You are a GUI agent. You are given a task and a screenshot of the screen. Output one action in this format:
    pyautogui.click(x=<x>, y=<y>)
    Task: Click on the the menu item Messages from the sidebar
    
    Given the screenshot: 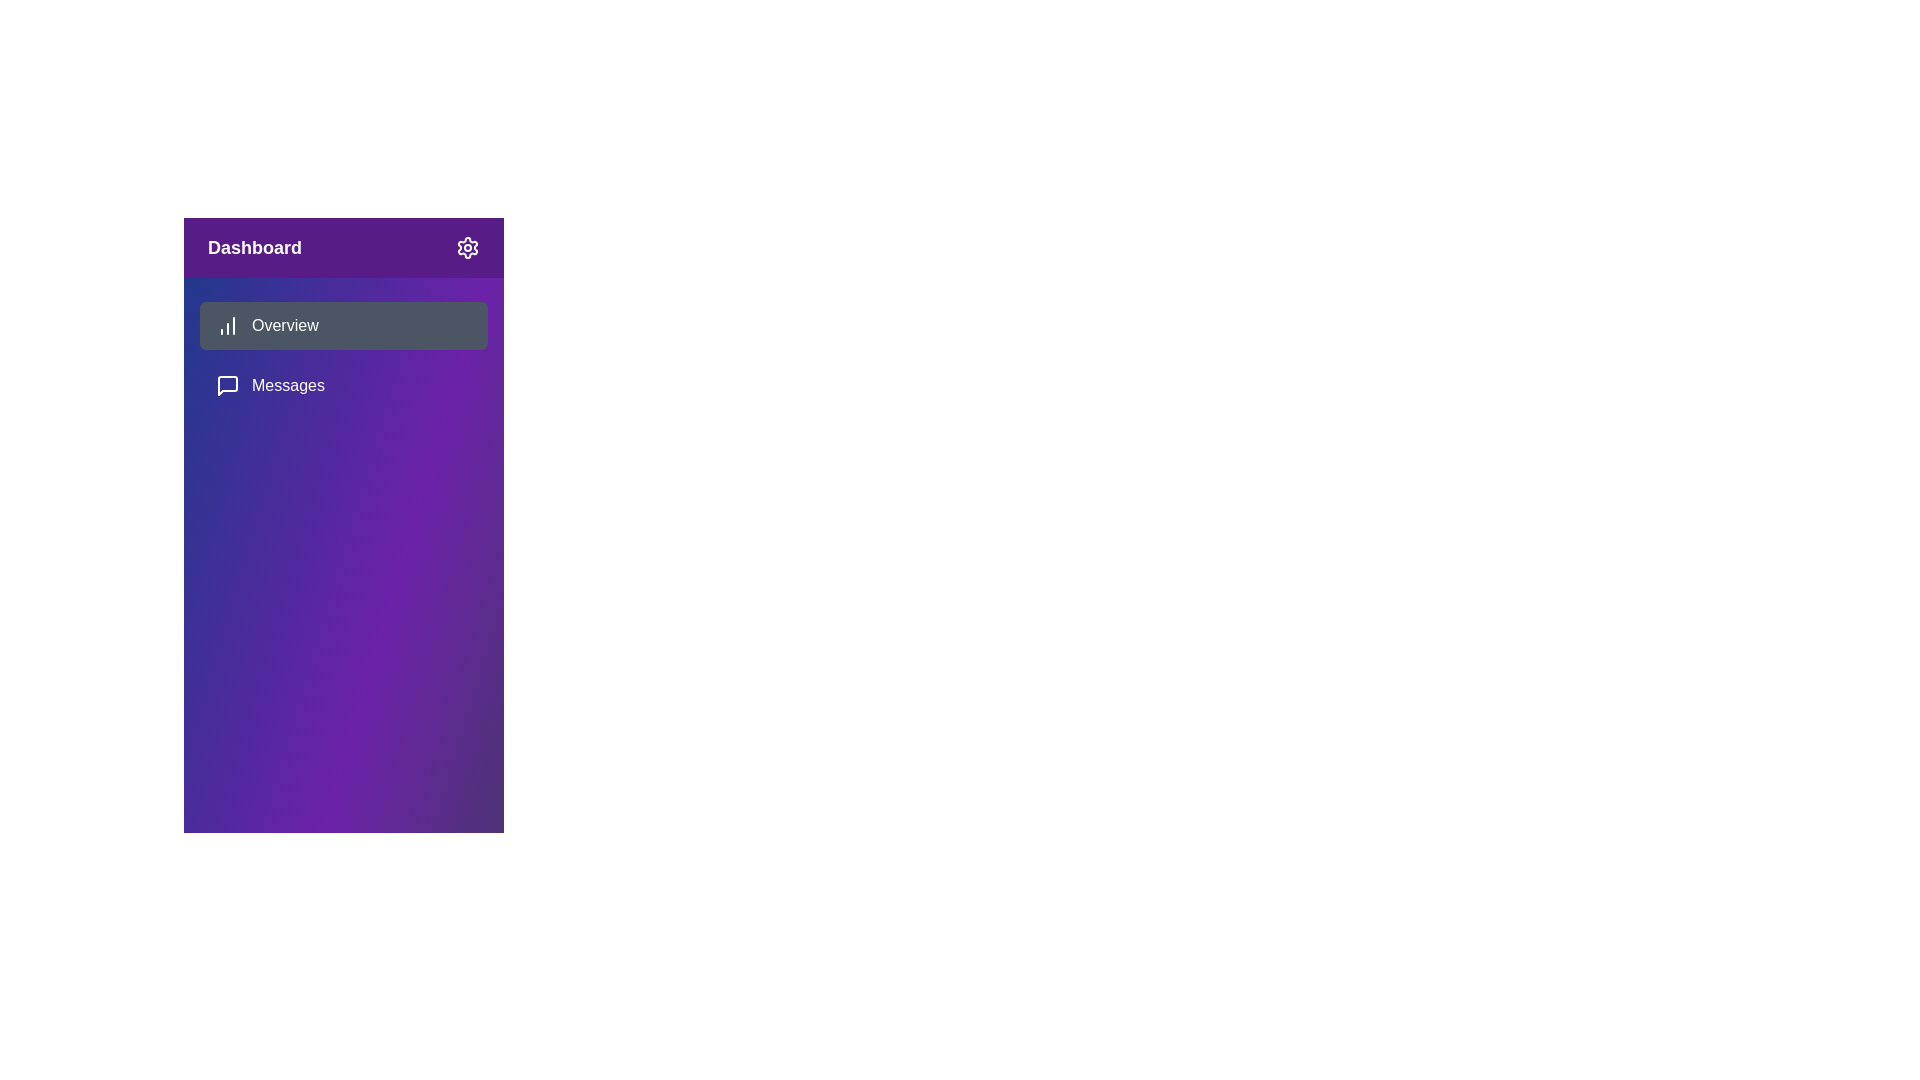 What is the action you would take?
    pyautogui.click(x=344, y=385)
    